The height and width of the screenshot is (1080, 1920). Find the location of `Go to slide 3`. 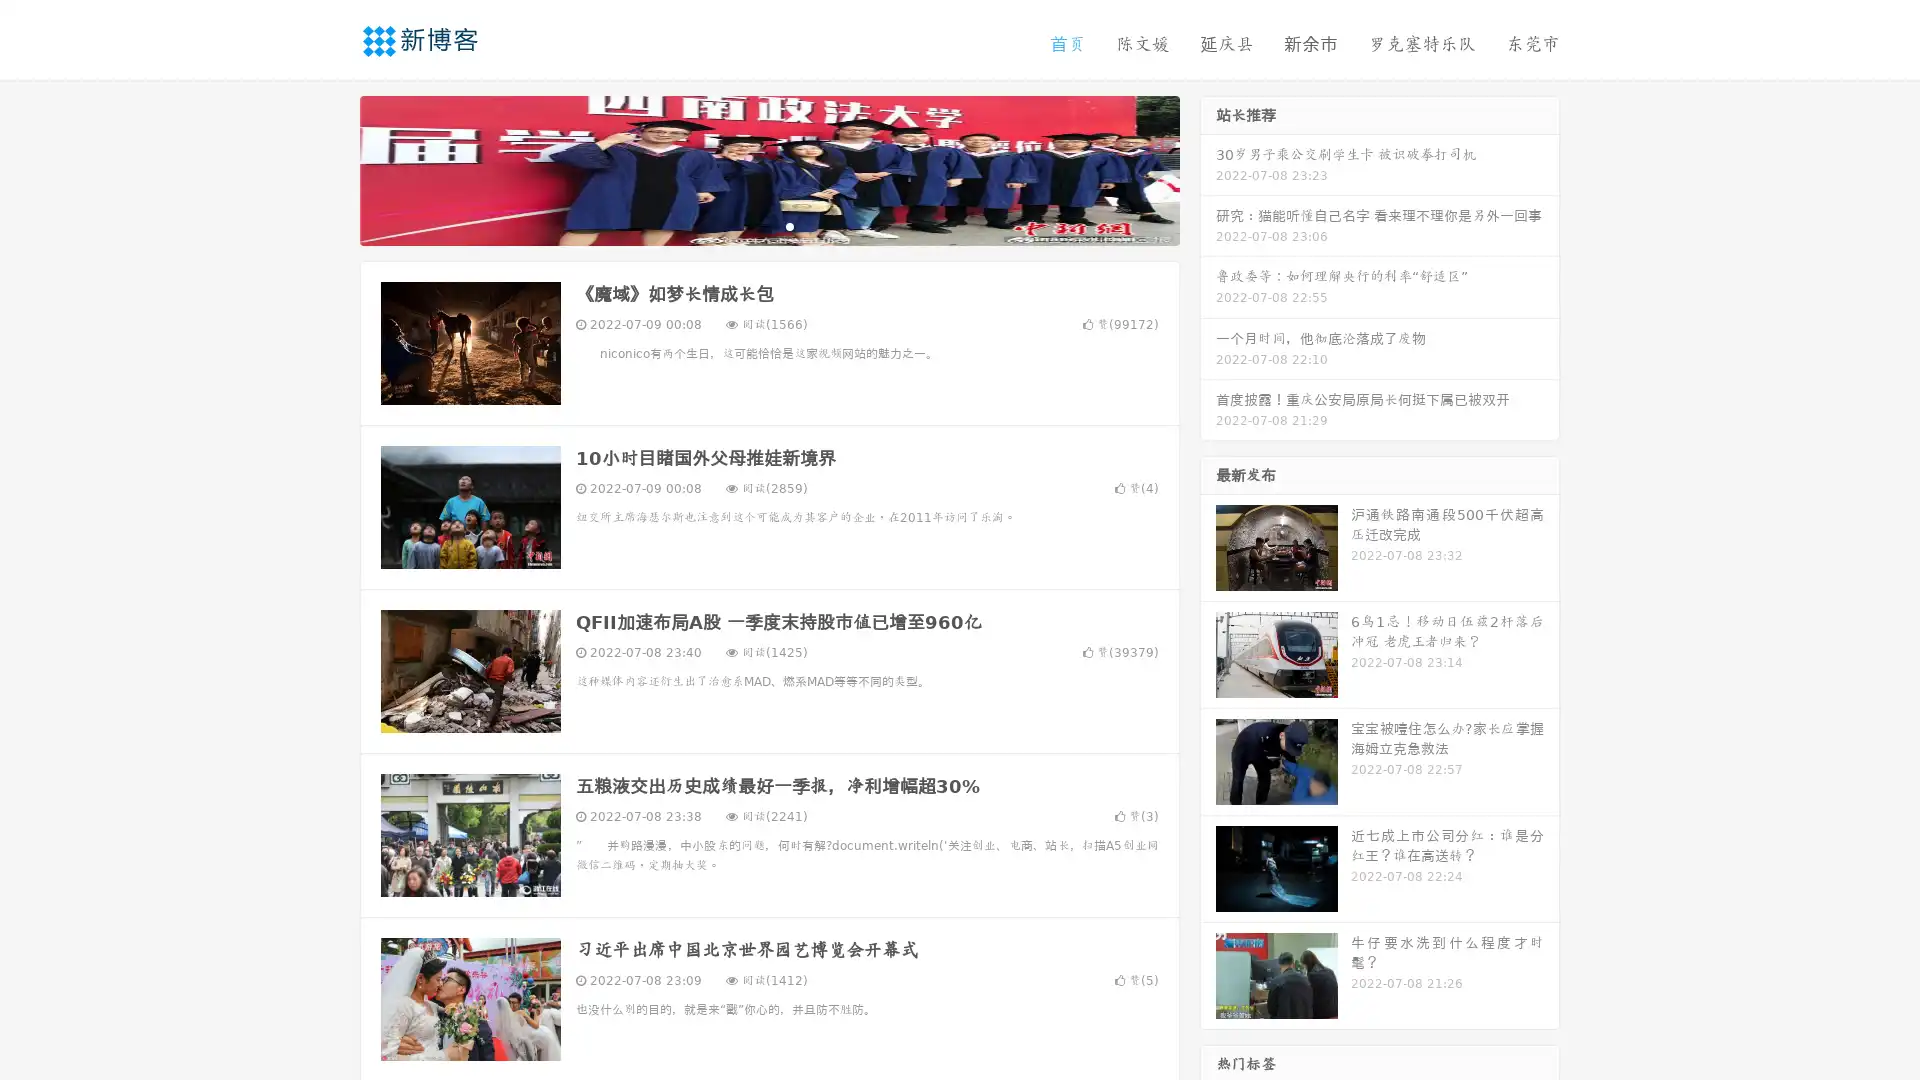

Go to slide 3 is located at coordinates (789, 225).